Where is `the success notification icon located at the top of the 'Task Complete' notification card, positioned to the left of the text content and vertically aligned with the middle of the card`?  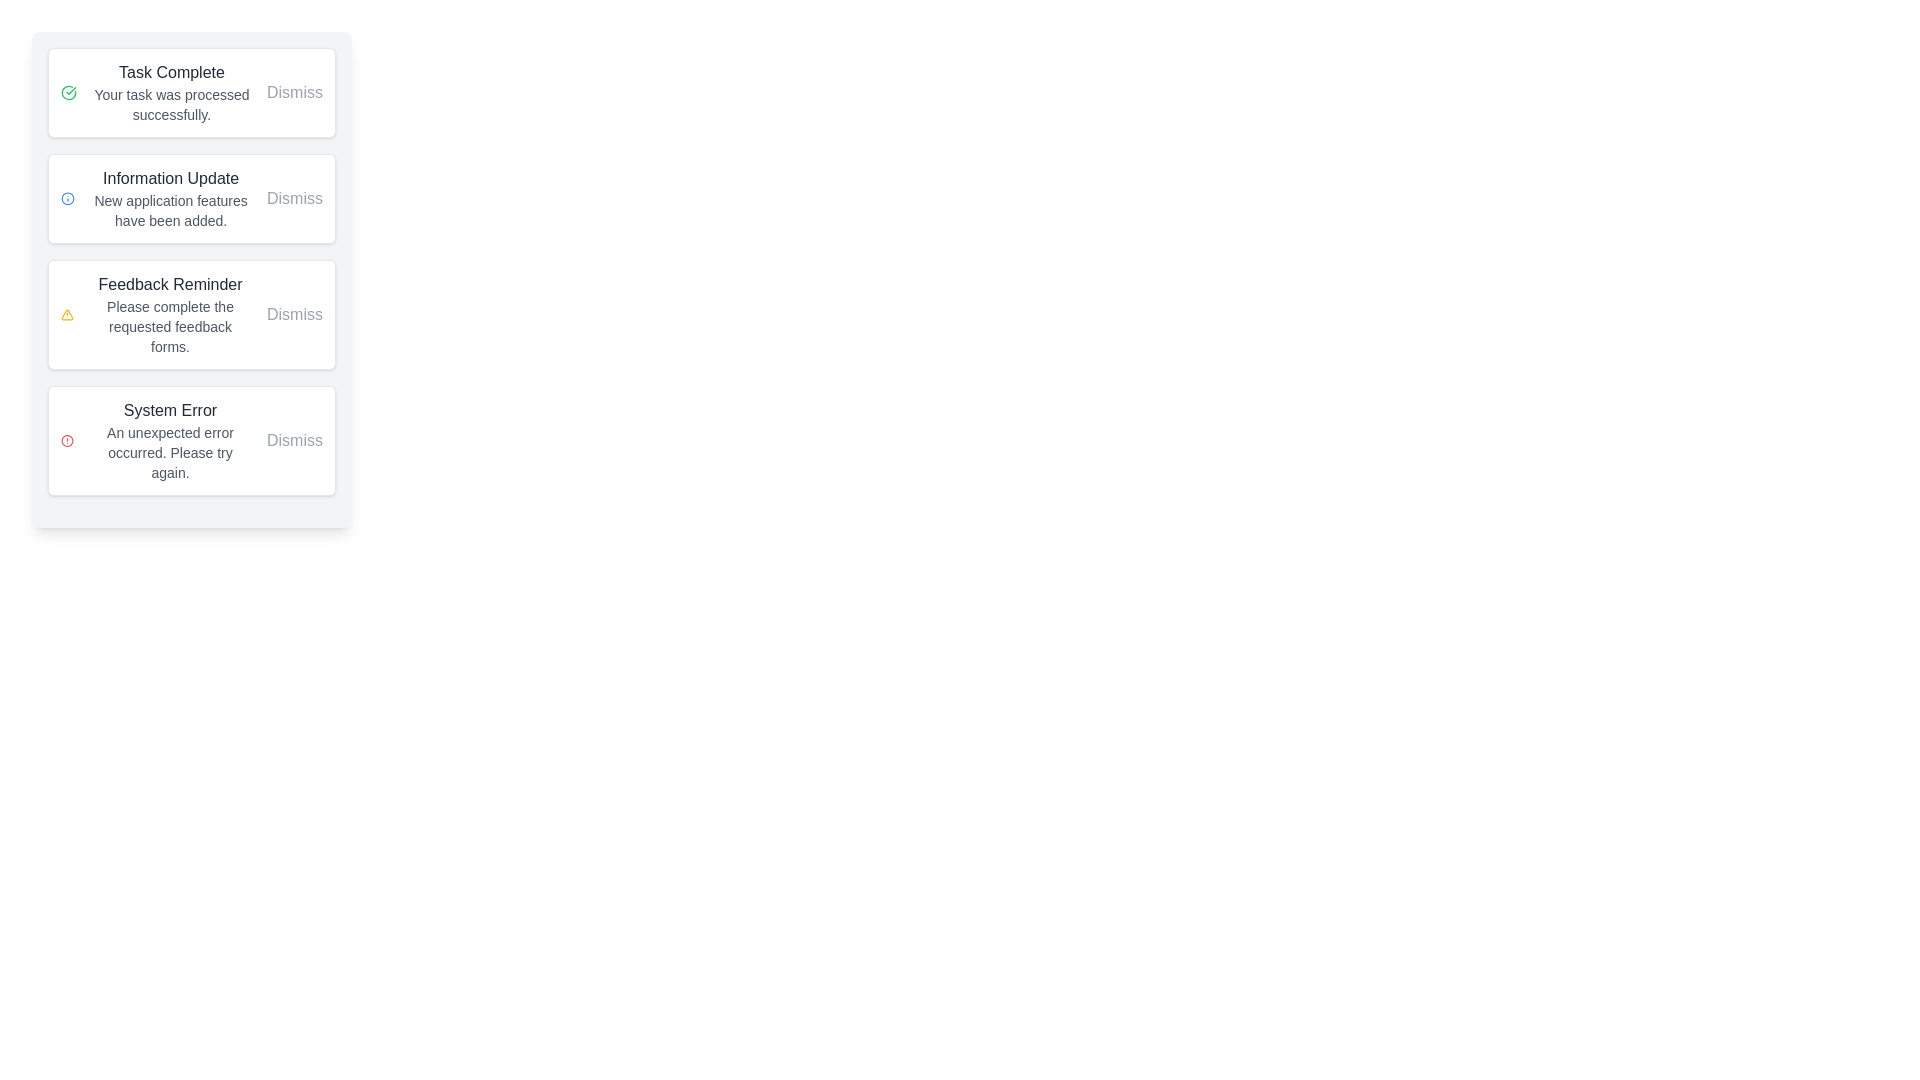
the success notification icon located at the top of the 'Task Complete' notification card, positioned to the left of the text content and vertically aligned with the middle of the card is located at coordinates (68, 92).